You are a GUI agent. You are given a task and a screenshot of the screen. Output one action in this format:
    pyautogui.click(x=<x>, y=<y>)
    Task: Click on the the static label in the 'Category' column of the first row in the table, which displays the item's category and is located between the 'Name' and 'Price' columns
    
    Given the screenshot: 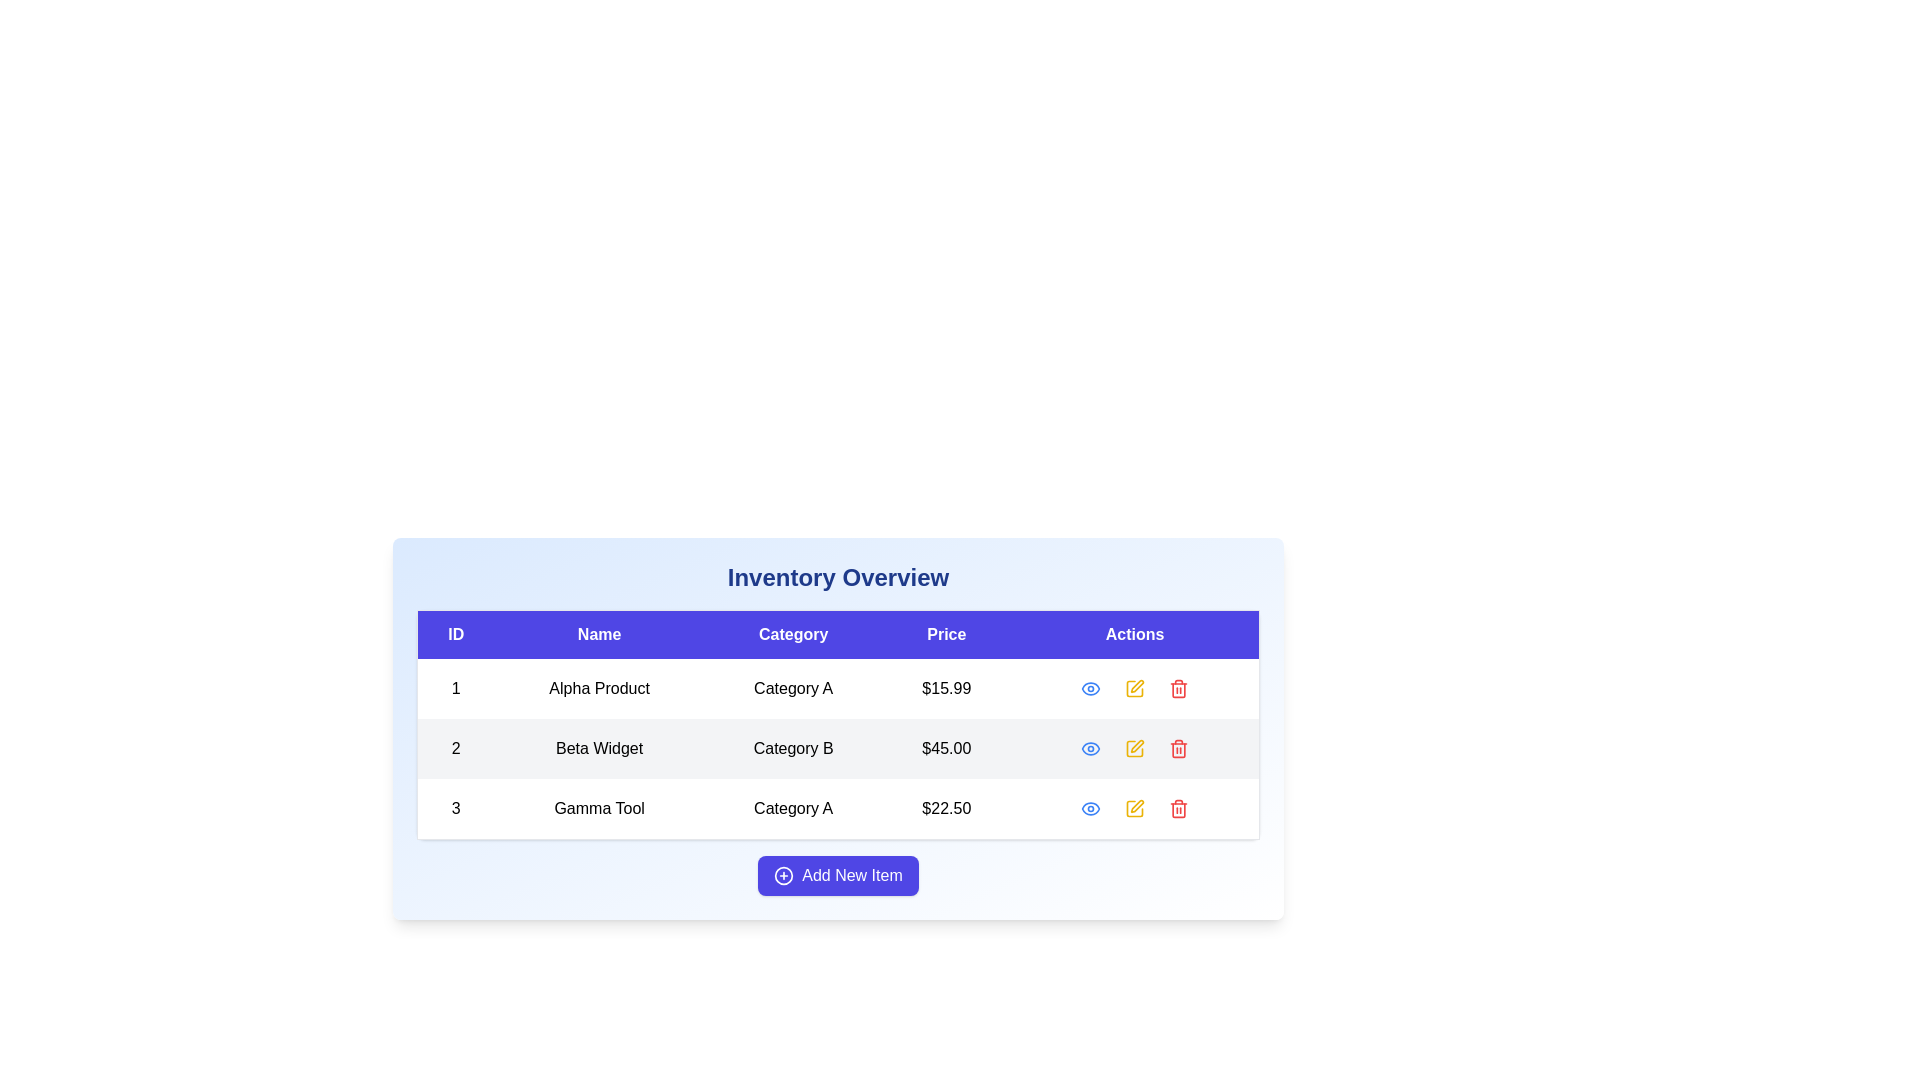 What is the action you would take?
    pyautogui.click(x=792, y=688)
    